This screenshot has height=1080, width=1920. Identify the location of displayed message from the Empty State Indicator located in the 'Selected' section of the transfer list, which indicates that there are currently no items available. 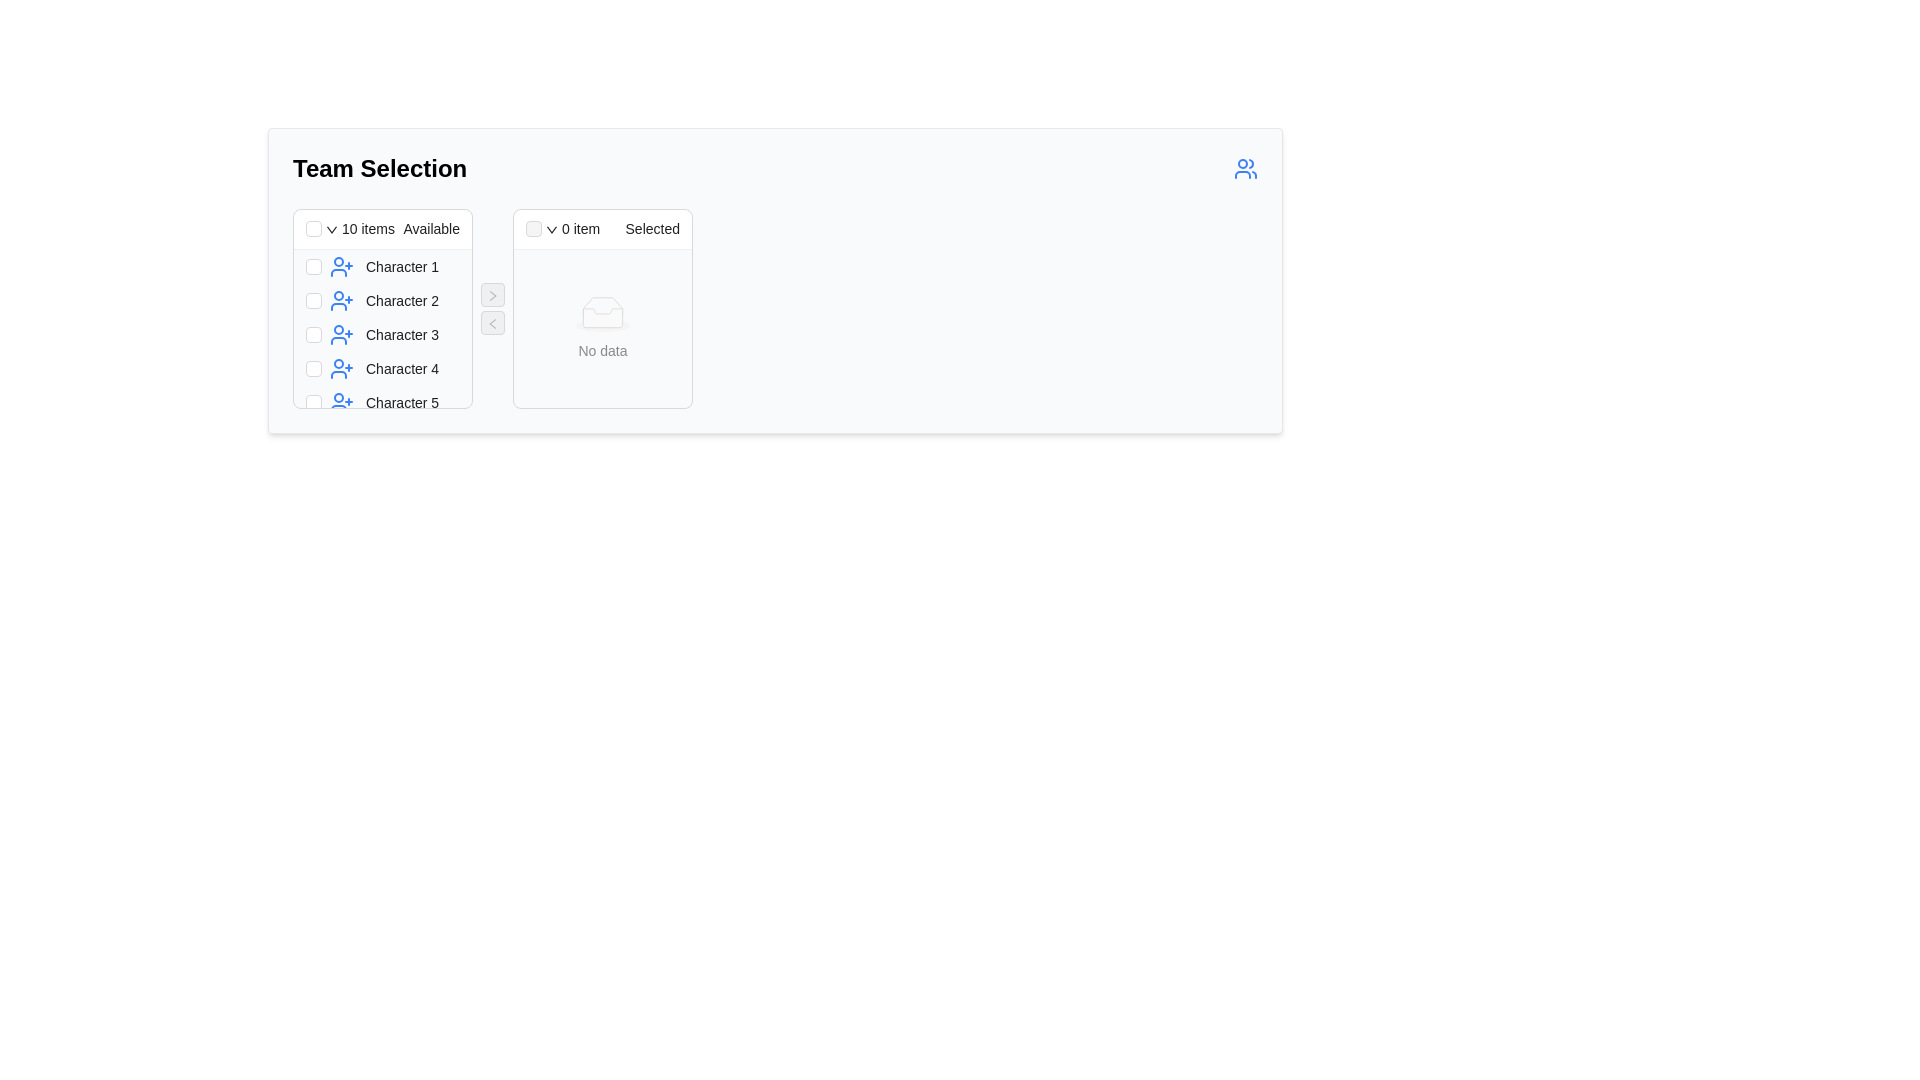
(602, 327).